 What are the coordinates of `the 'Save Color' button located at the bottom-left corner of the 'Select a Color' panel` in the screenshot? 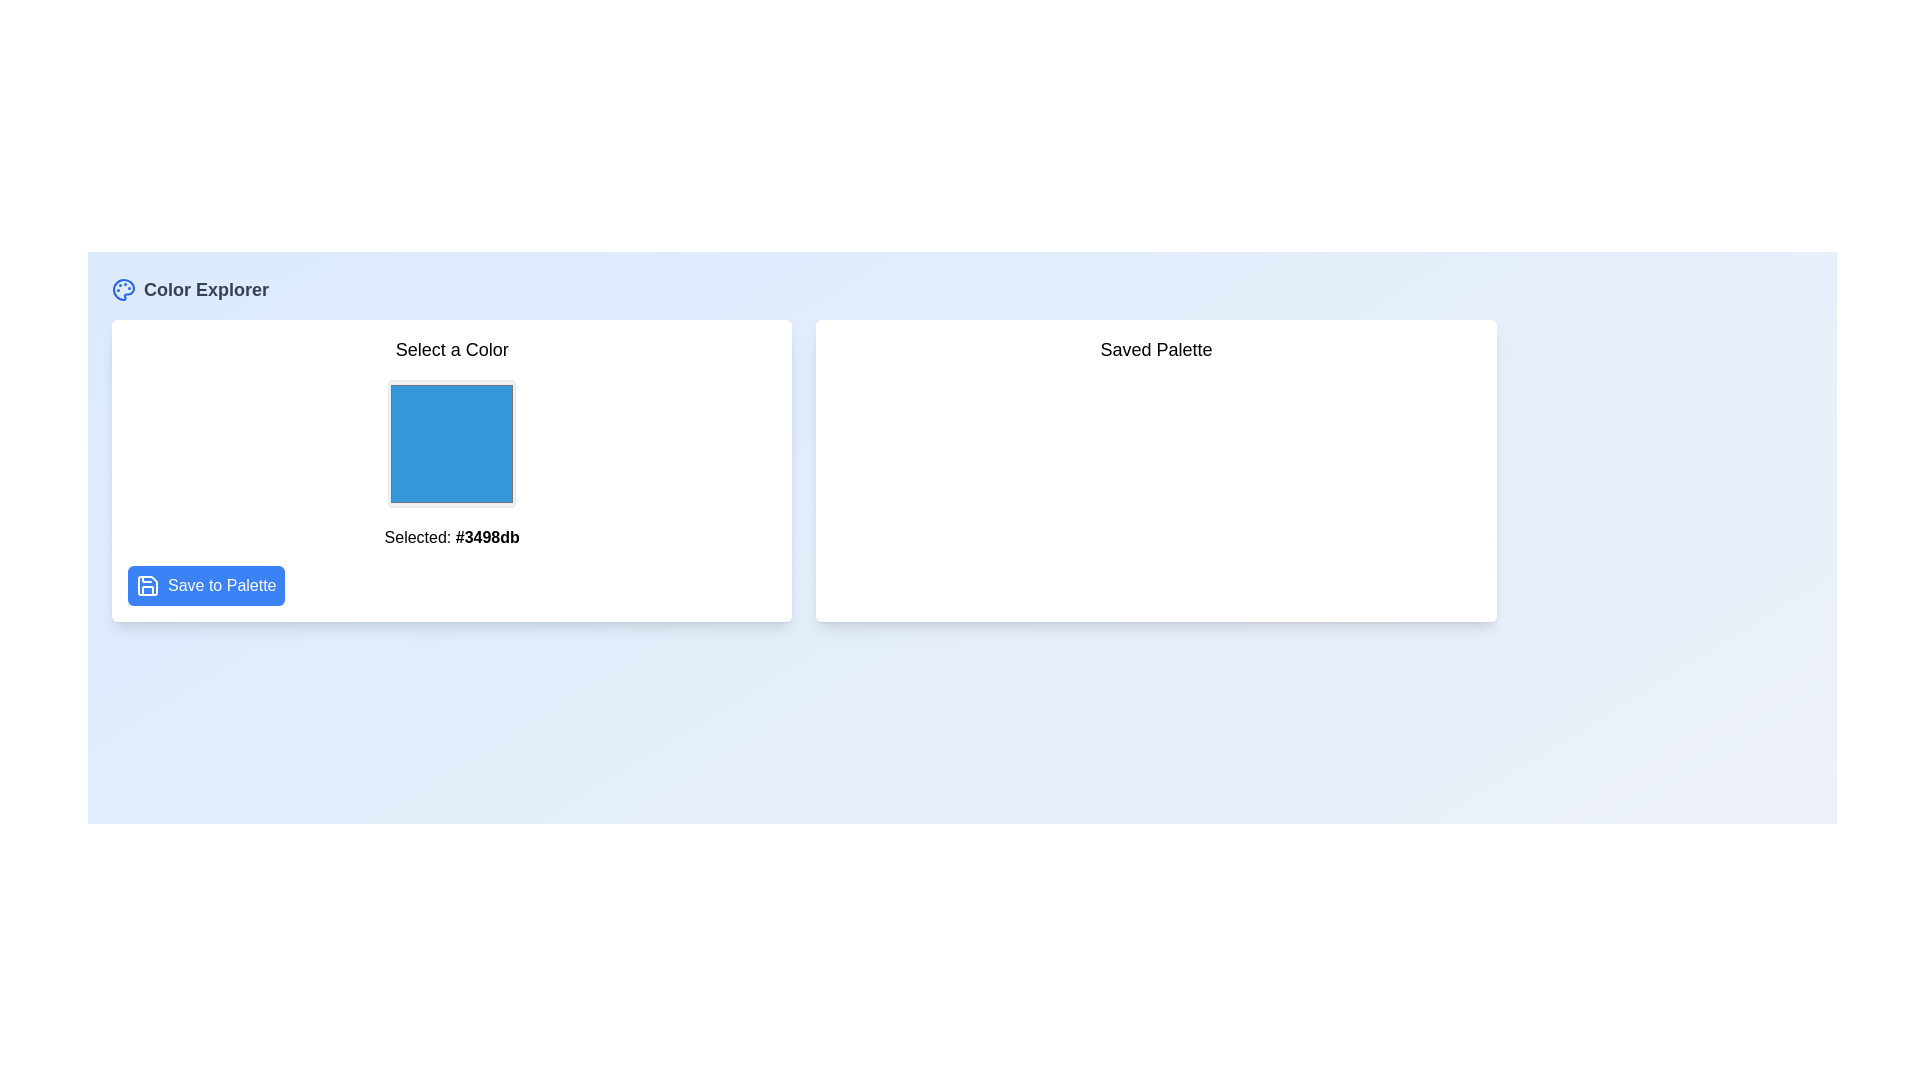 It's located at (206, 585).